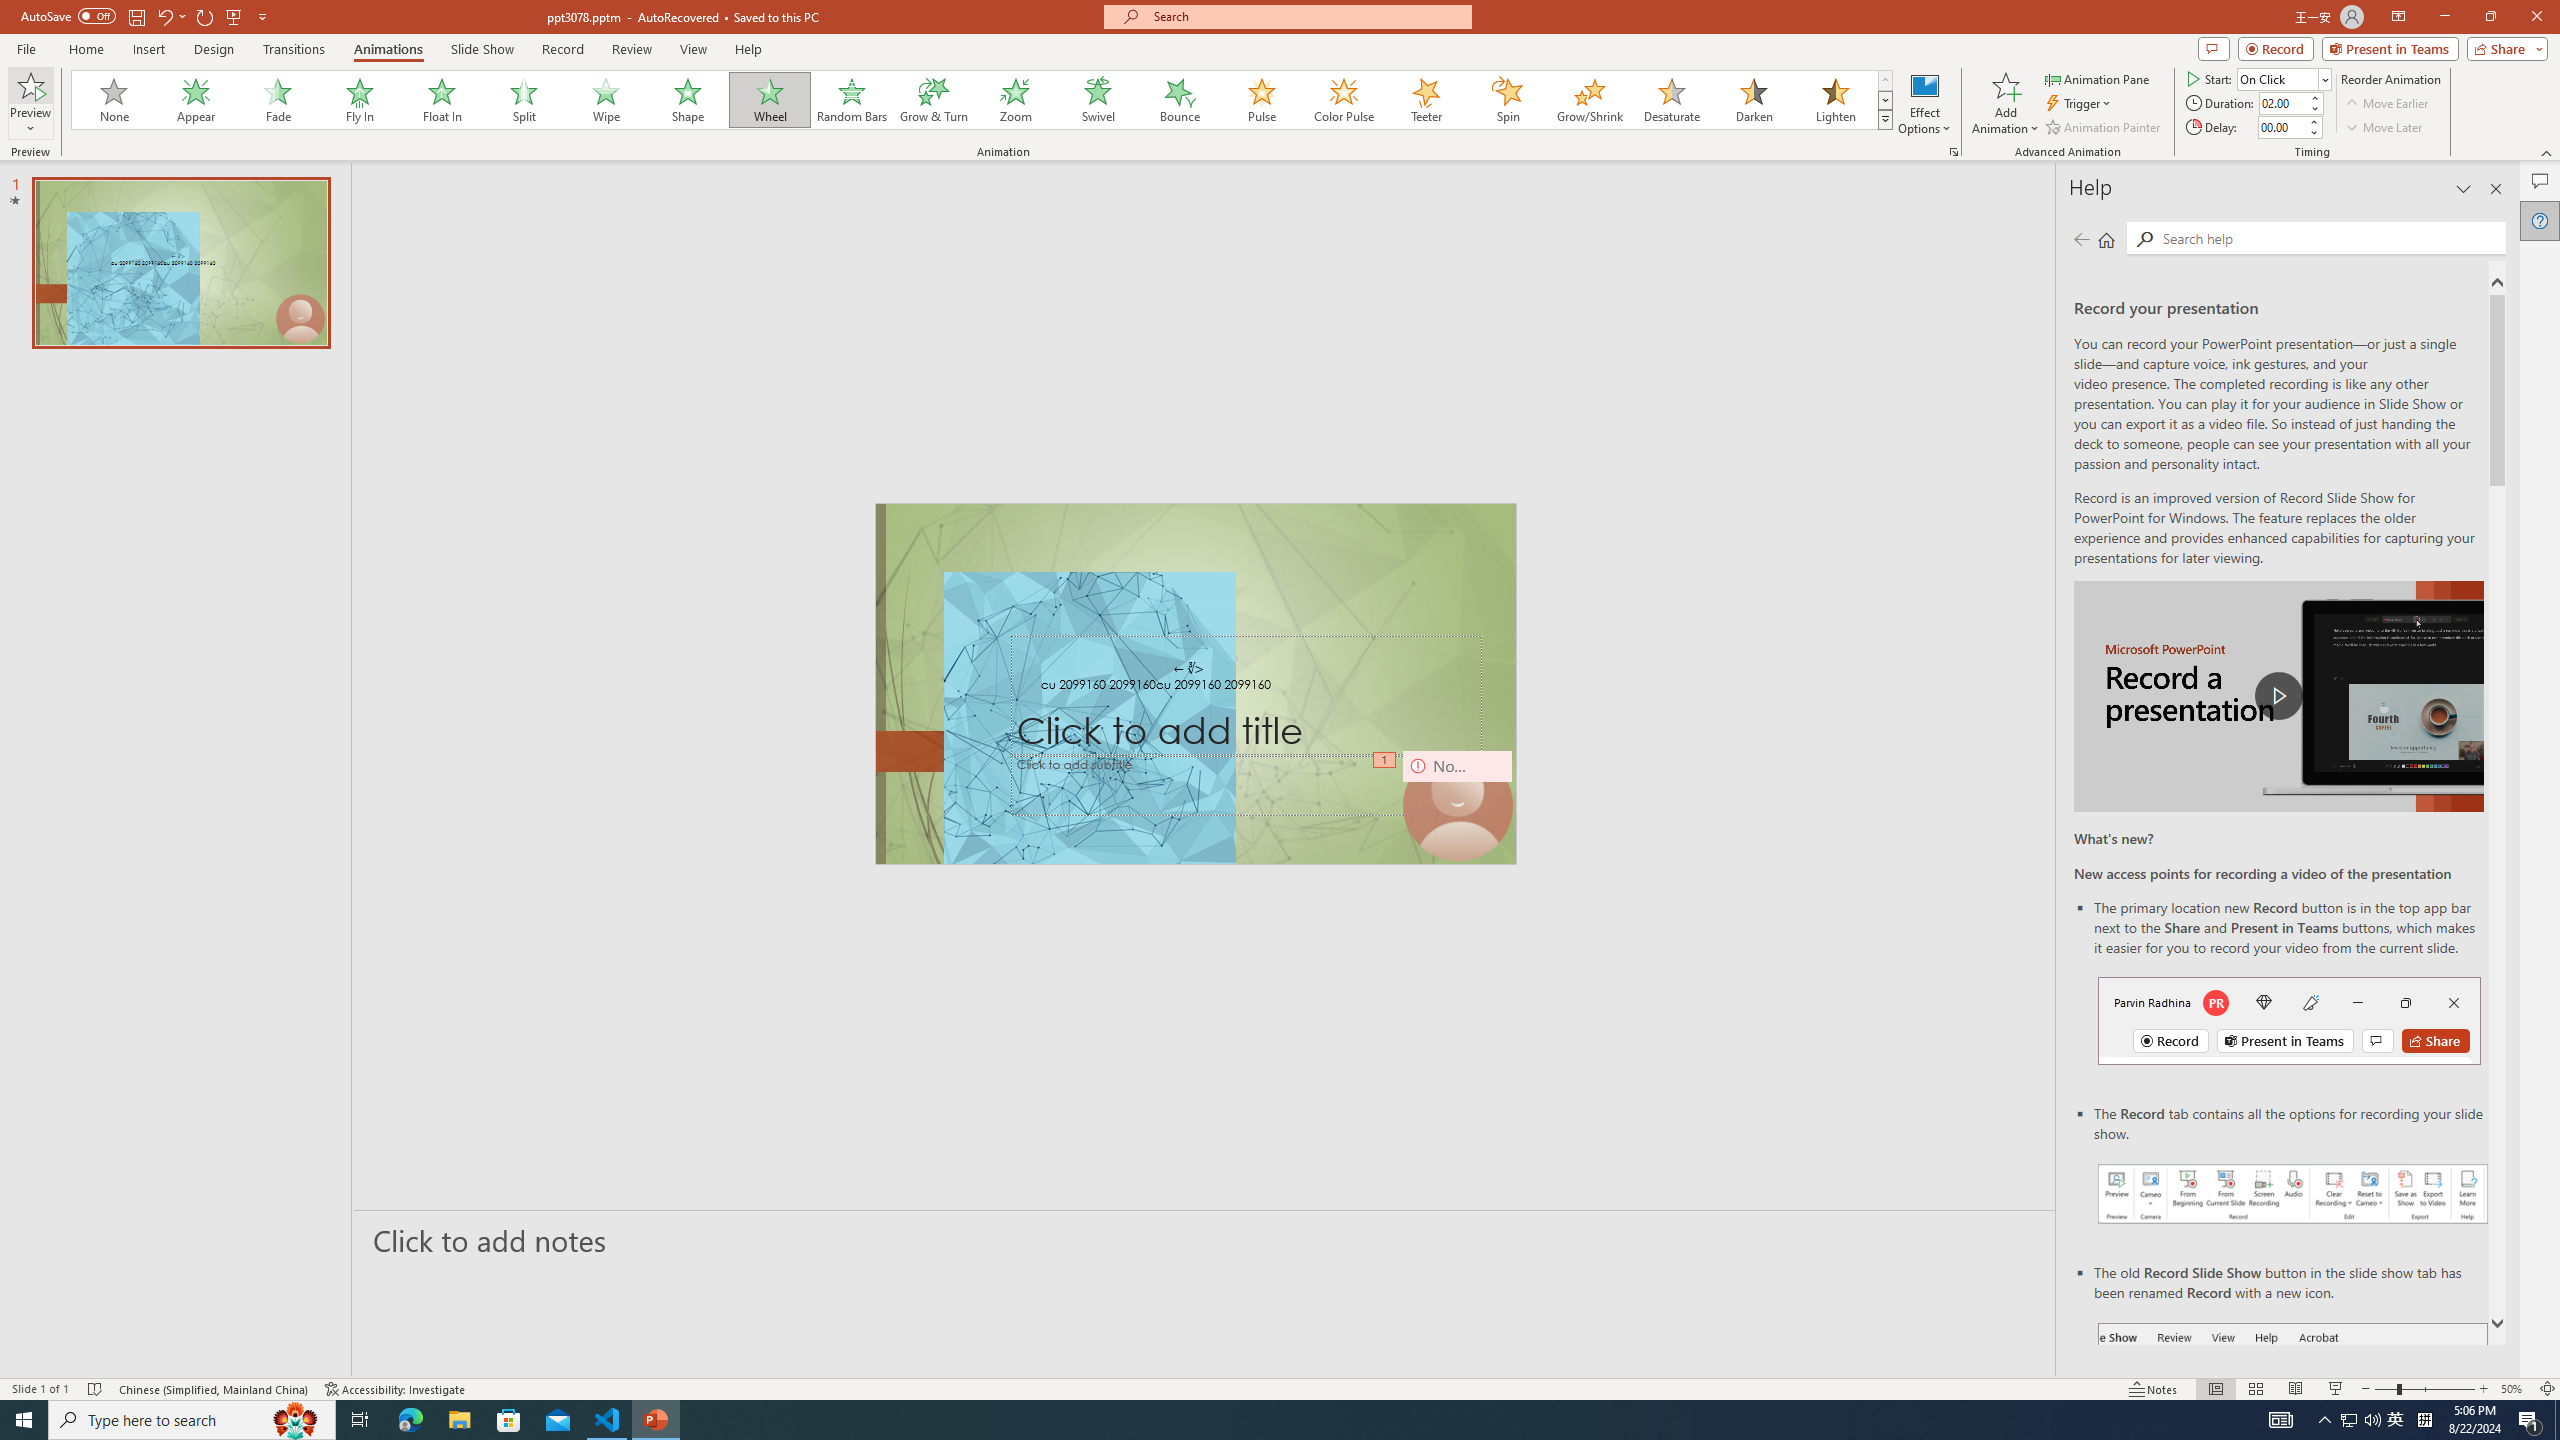 This screenshot has width=2560, height=1440. Describe the element at coordinates (982, 99) in the screenshot. I see `'AutomationID: AnimationGallery'` at that location.